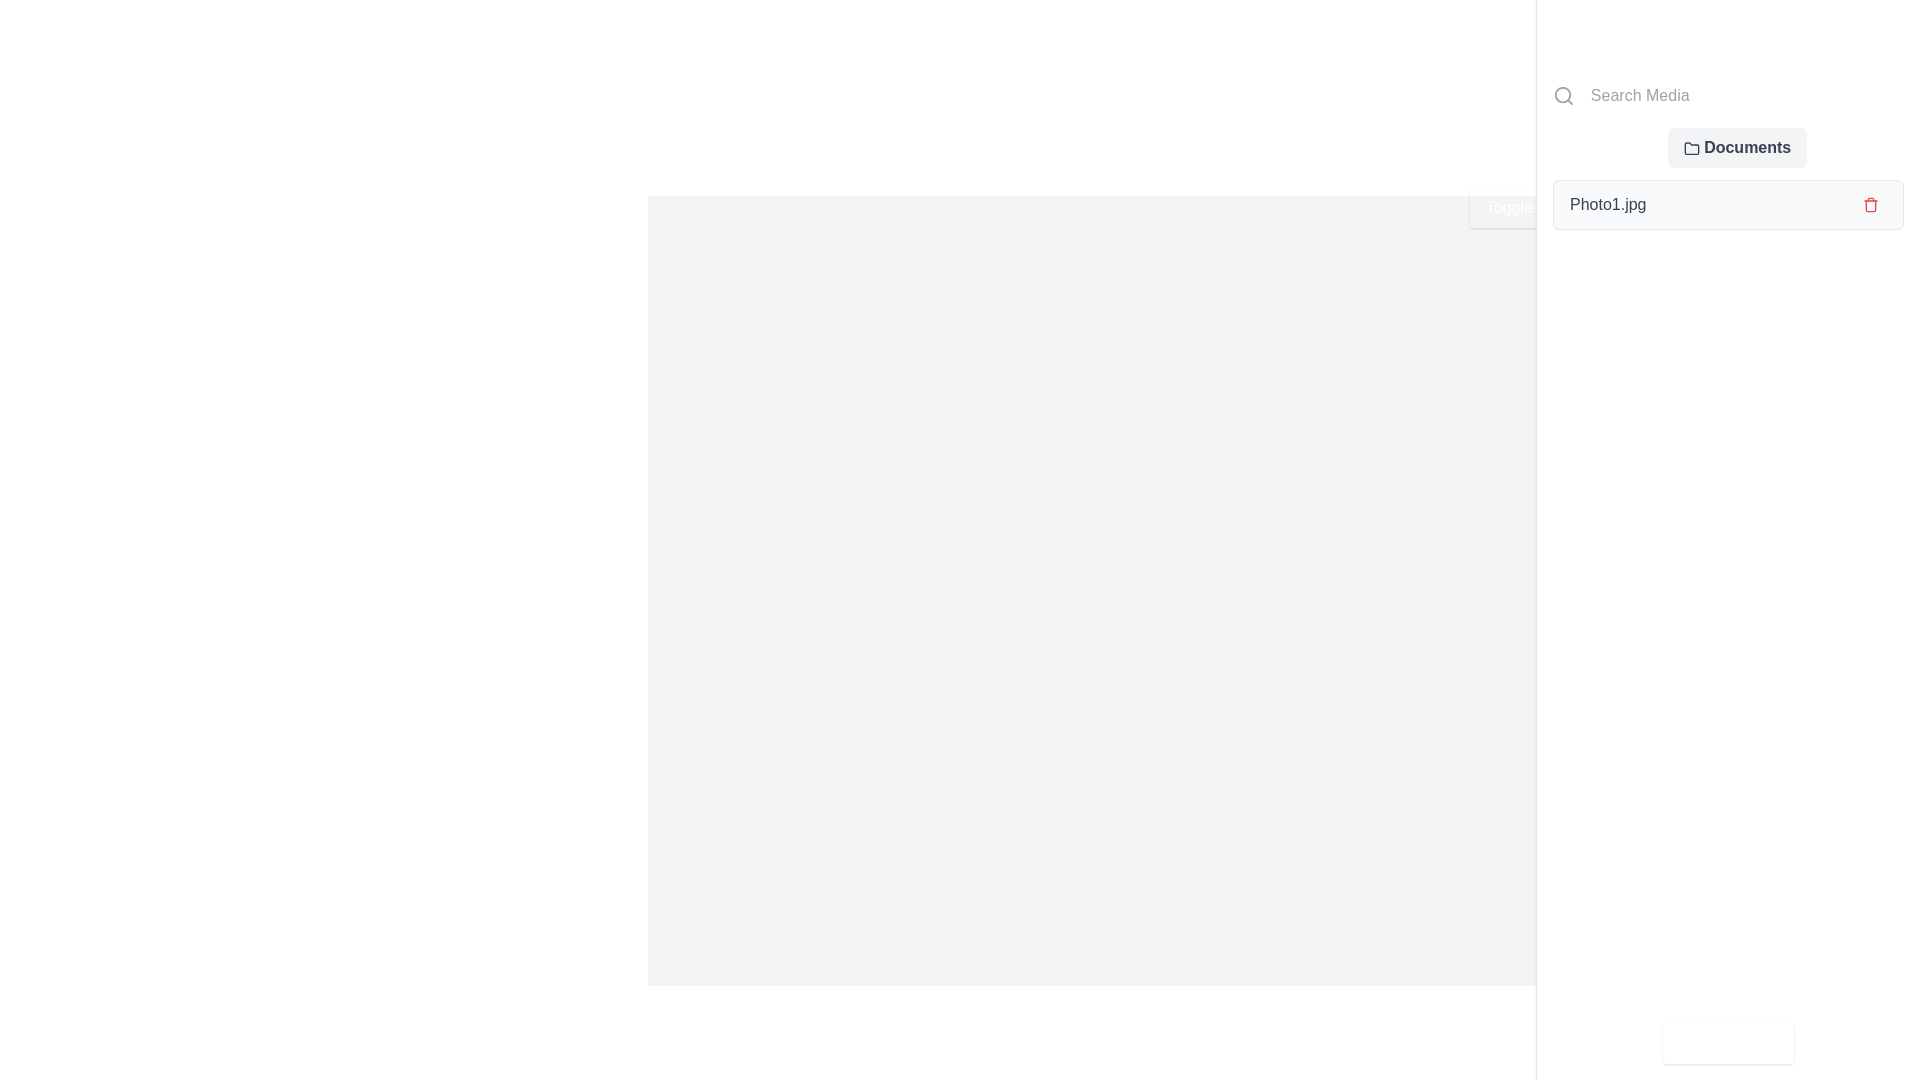 Image resolution: width=1920 pixels, height=1080 pixels. I want to click on the folder icon located to the left of the 'Documents' label on the right side of the interface, so click(1691, 147).